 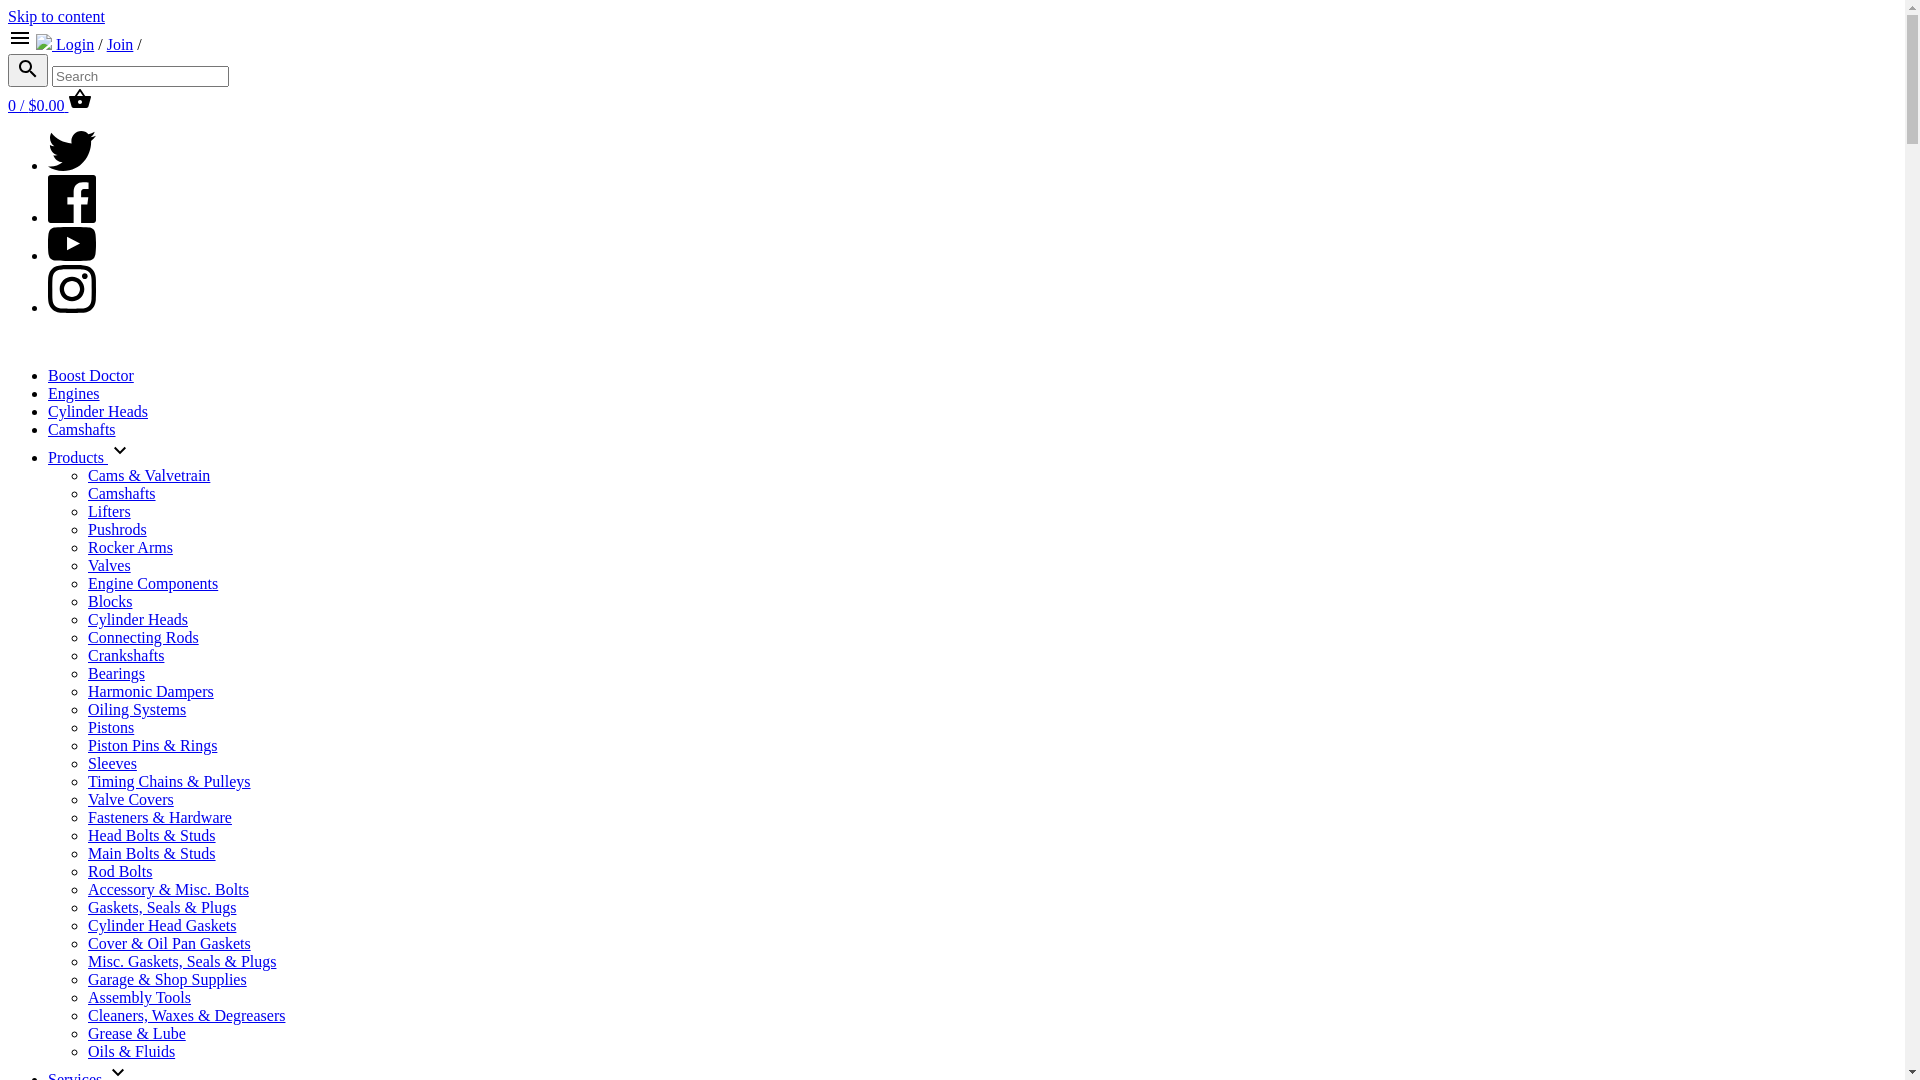 I want to click on 'Accessory & Misc. Bolts', so click(x=168, y=888).